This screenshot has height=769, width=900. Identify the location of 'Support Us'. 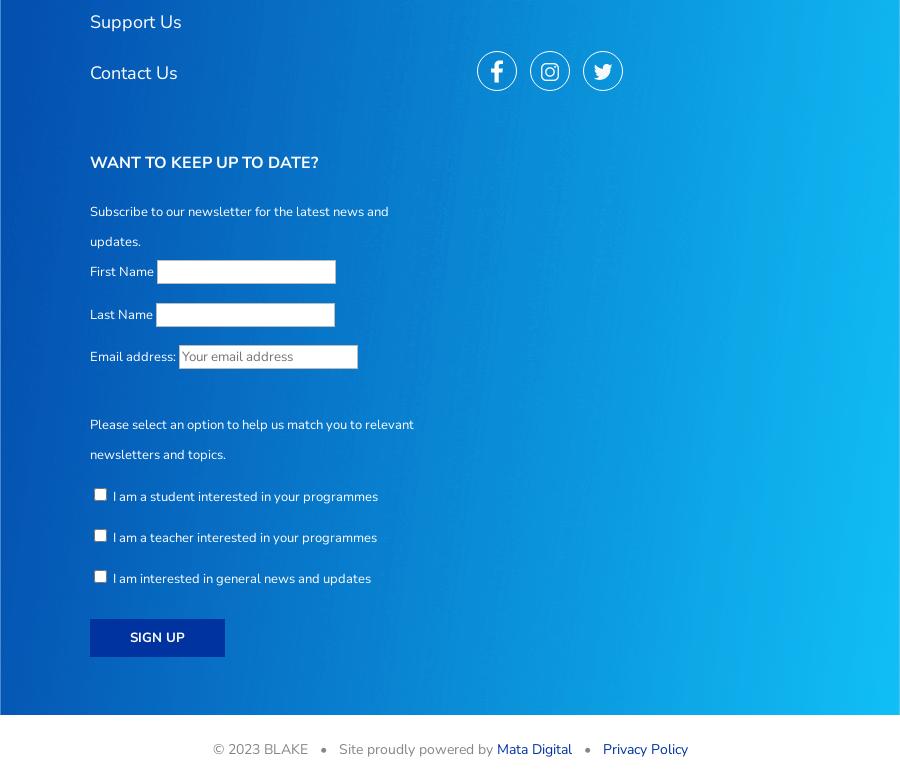
(135, 20).